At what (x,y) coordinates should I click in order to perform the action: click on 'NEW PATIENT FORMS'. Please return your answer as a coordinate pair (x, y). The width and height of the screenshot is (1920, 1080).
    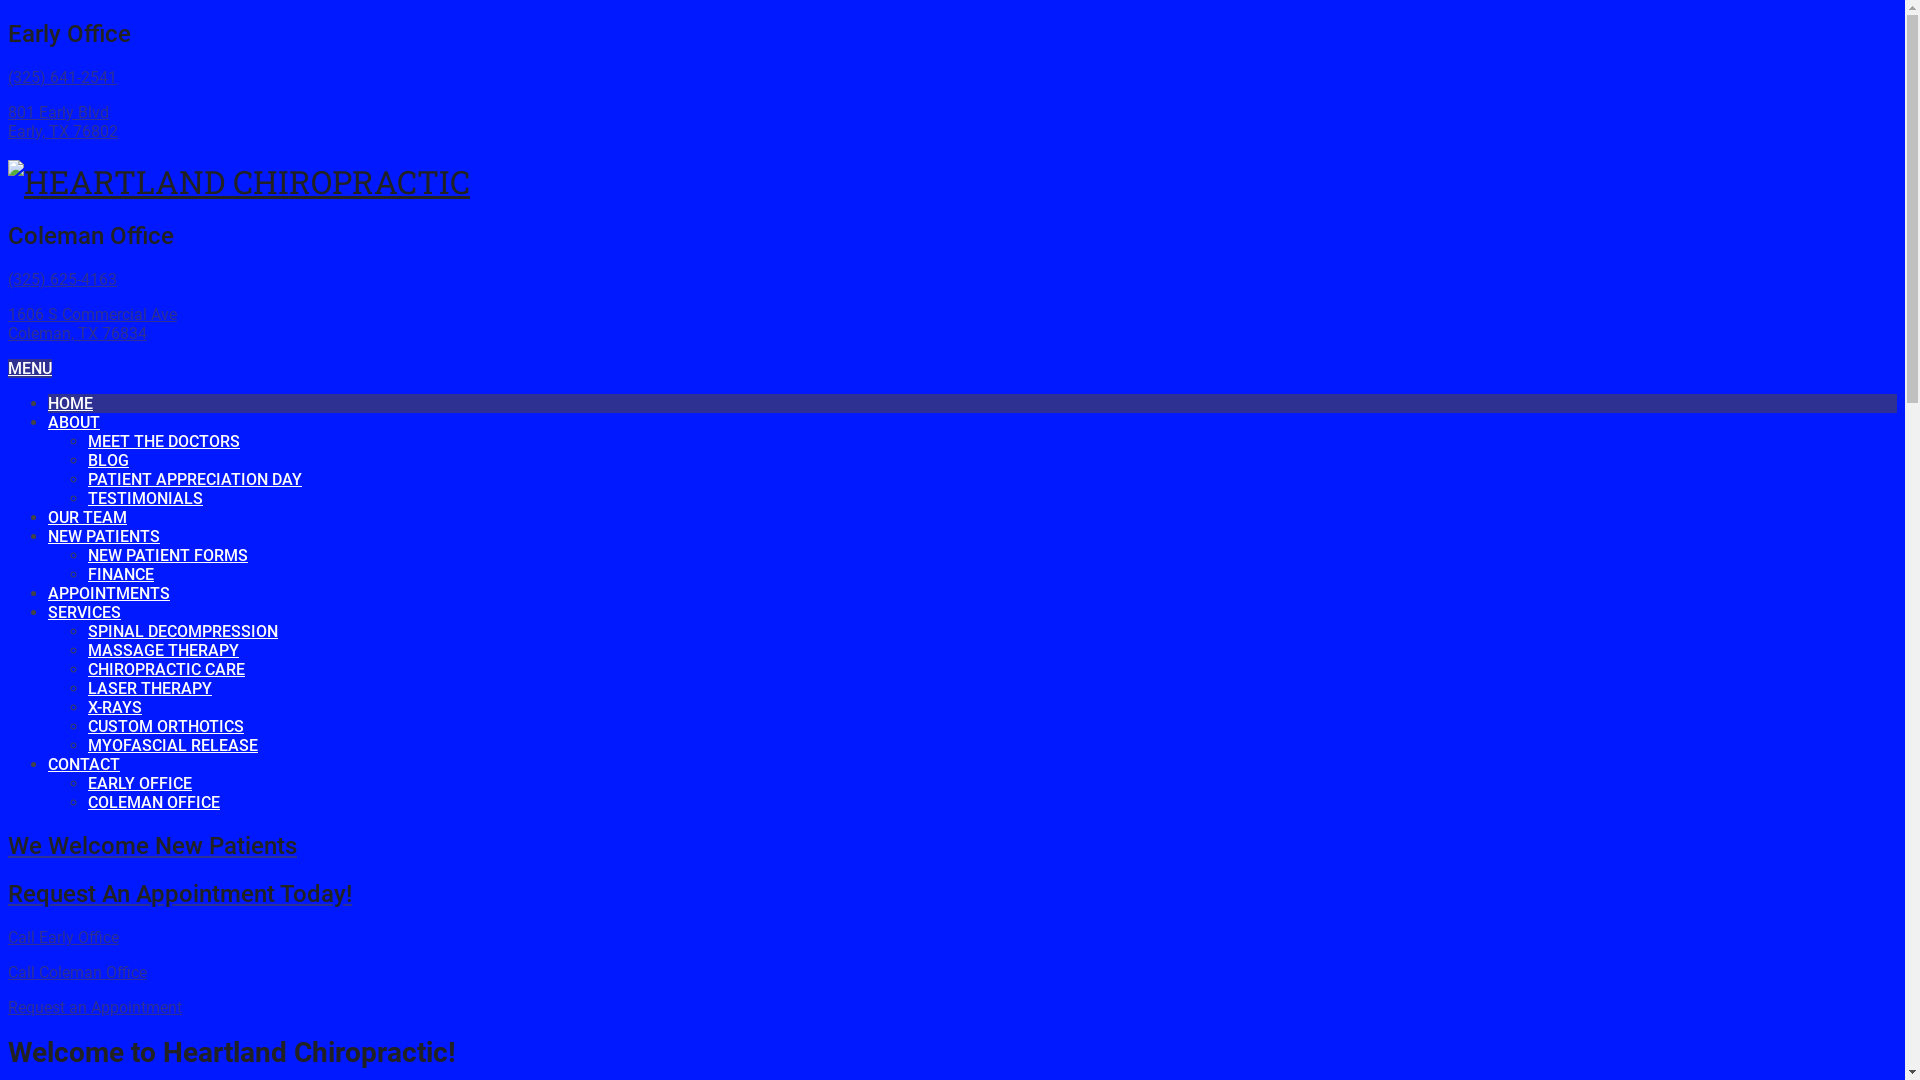
    Looking at the image, I should click on (168, 555).